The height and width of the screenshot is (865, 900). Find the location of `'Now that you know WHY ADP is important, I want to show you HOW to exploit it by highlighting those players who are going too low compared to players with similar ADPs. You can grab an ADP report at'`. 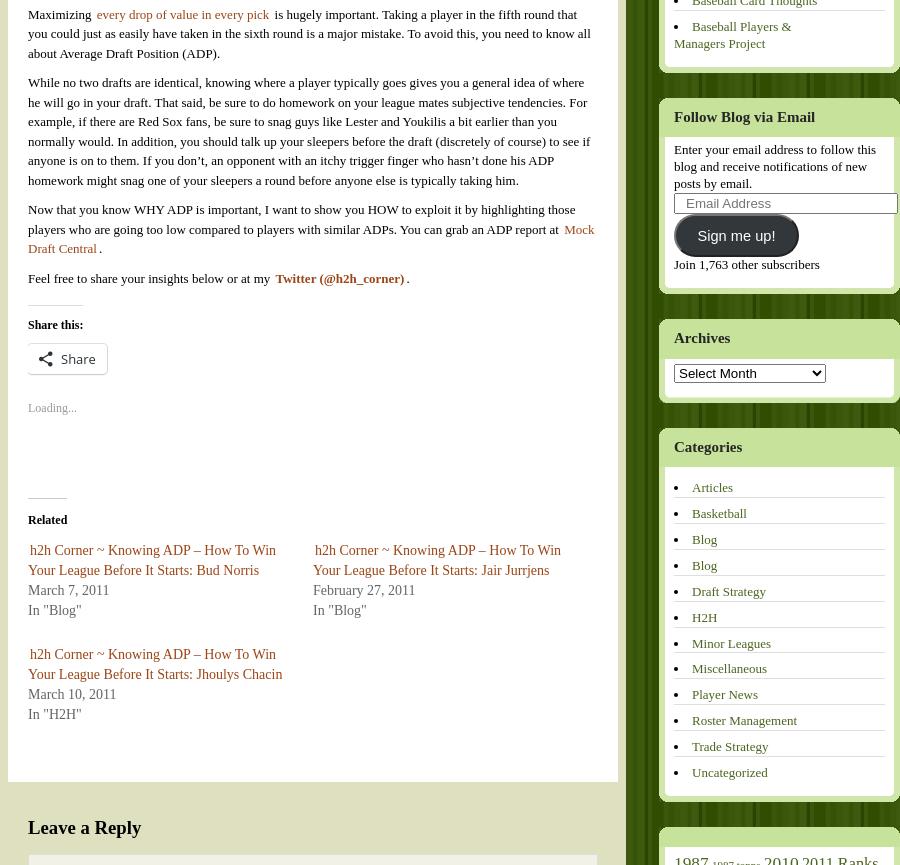

'Now that you know WHY ADP is important, I want to show you HOW to exploit it by highlighting those players who are going too low compared to players with similar ADPs. You can grab an ADP report at' is located at coordinates (300, 218).